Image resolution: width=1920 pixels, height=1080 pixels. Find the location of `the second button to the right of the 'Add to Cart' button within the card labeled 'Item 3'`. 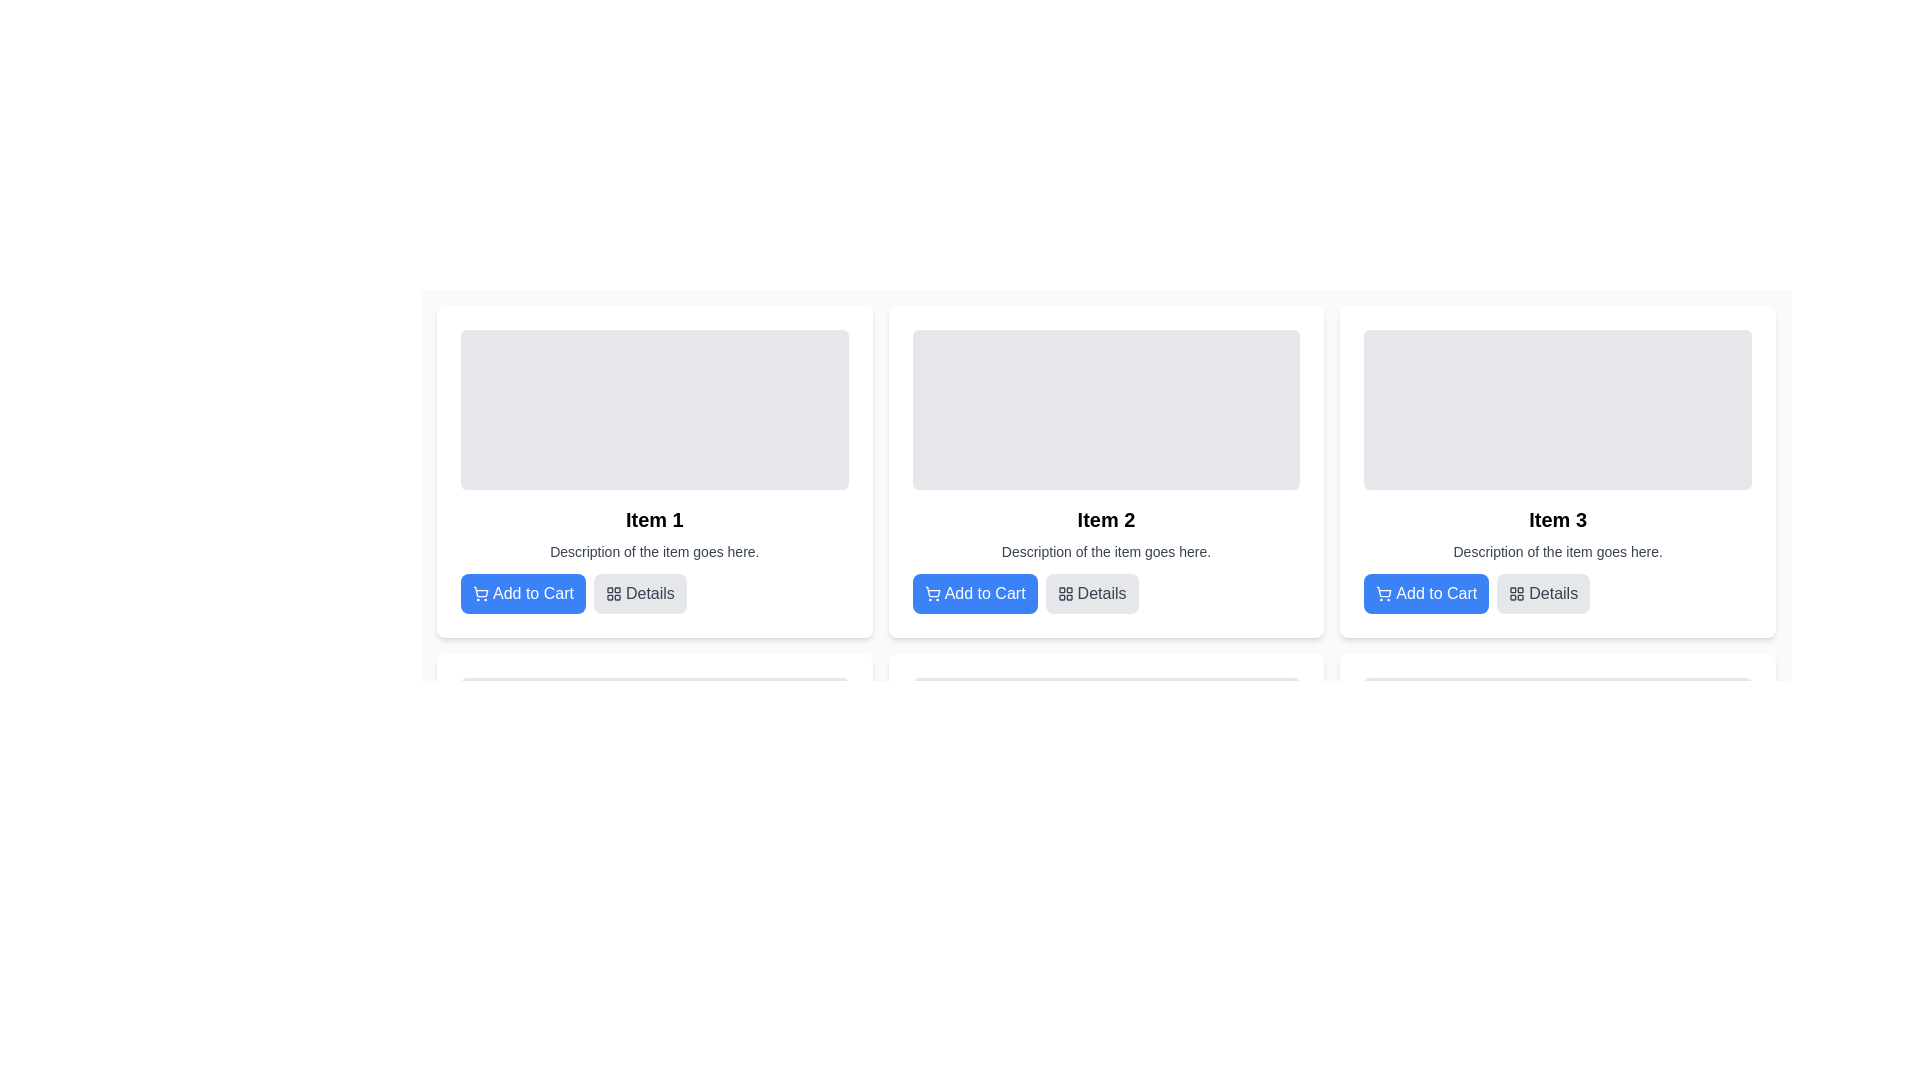

the second button to the right of the 'Add to Cart' button within the card labeled 'Item 3' is located at coordinates (1557, 593).